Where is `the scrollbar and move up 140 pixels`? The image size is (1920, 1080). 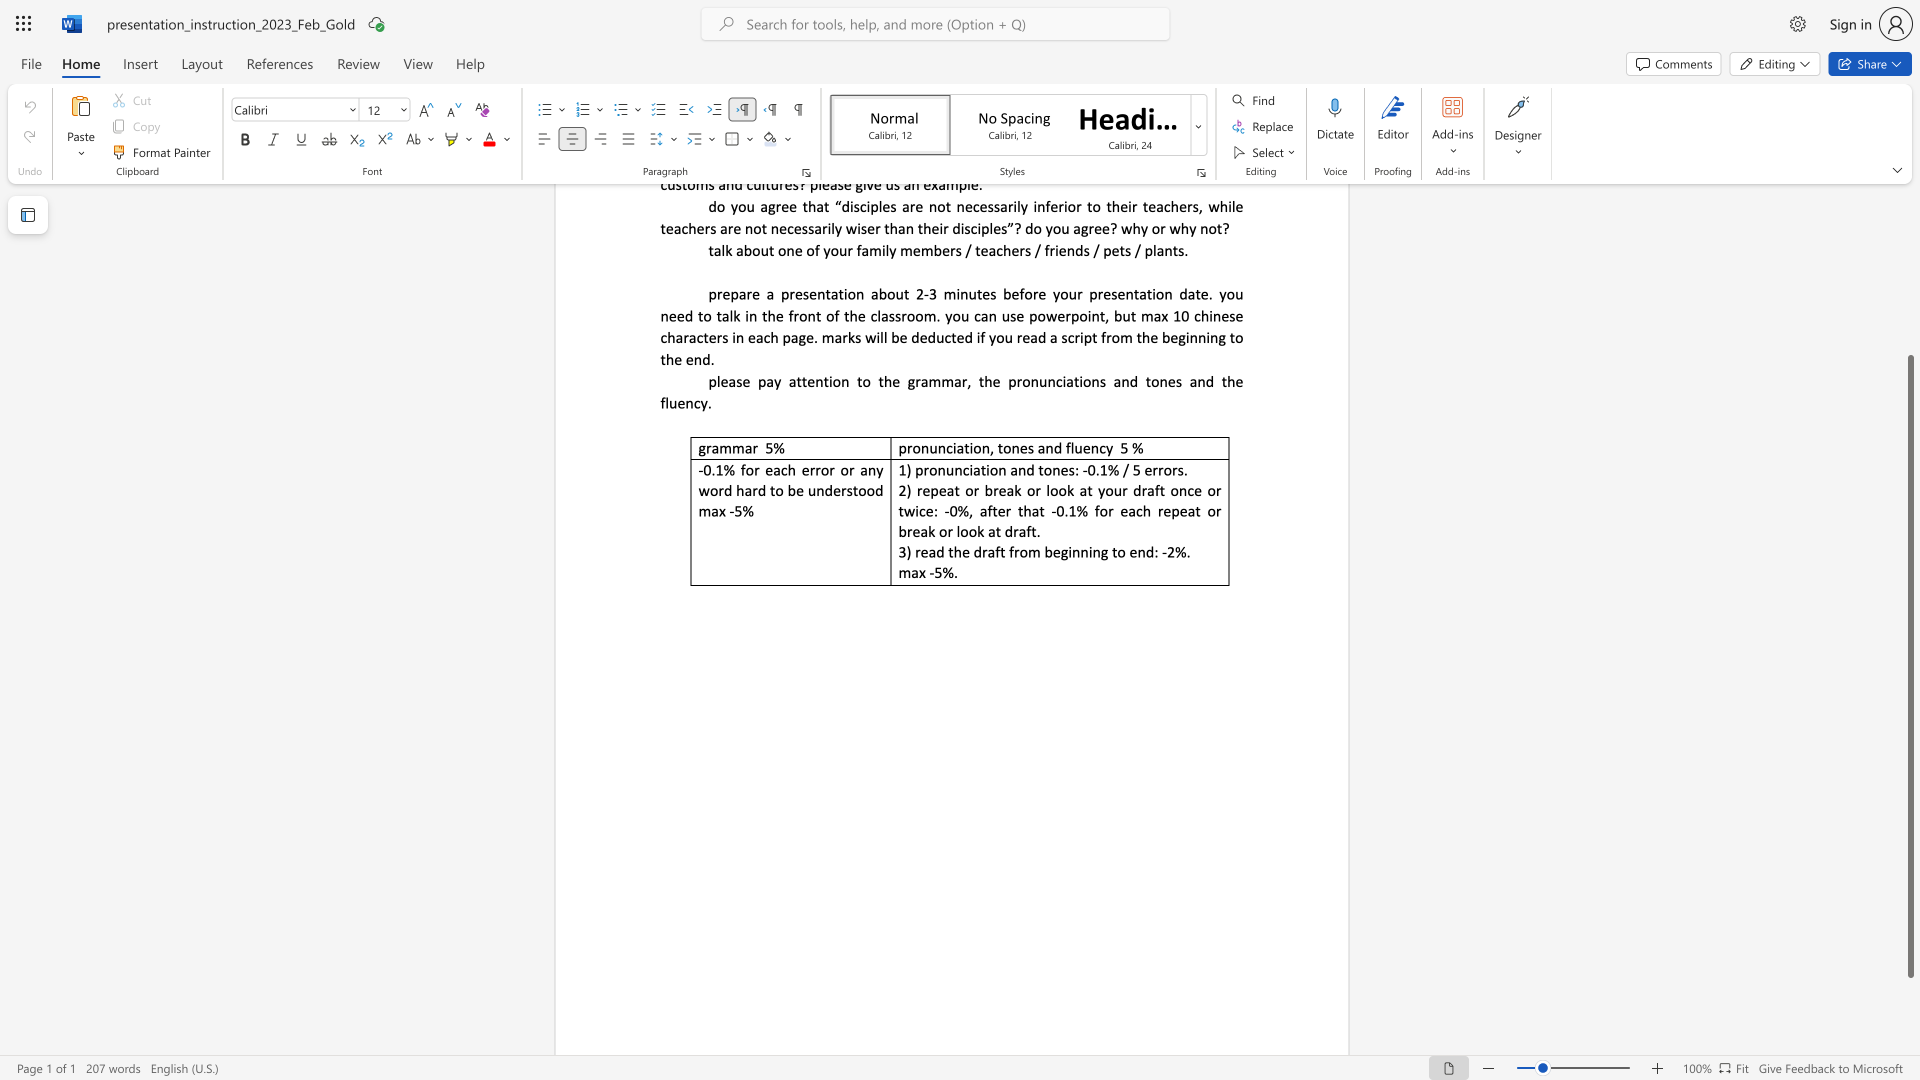
the scrollbar and move up 140 pixels is located at coordinates (1909, 666).